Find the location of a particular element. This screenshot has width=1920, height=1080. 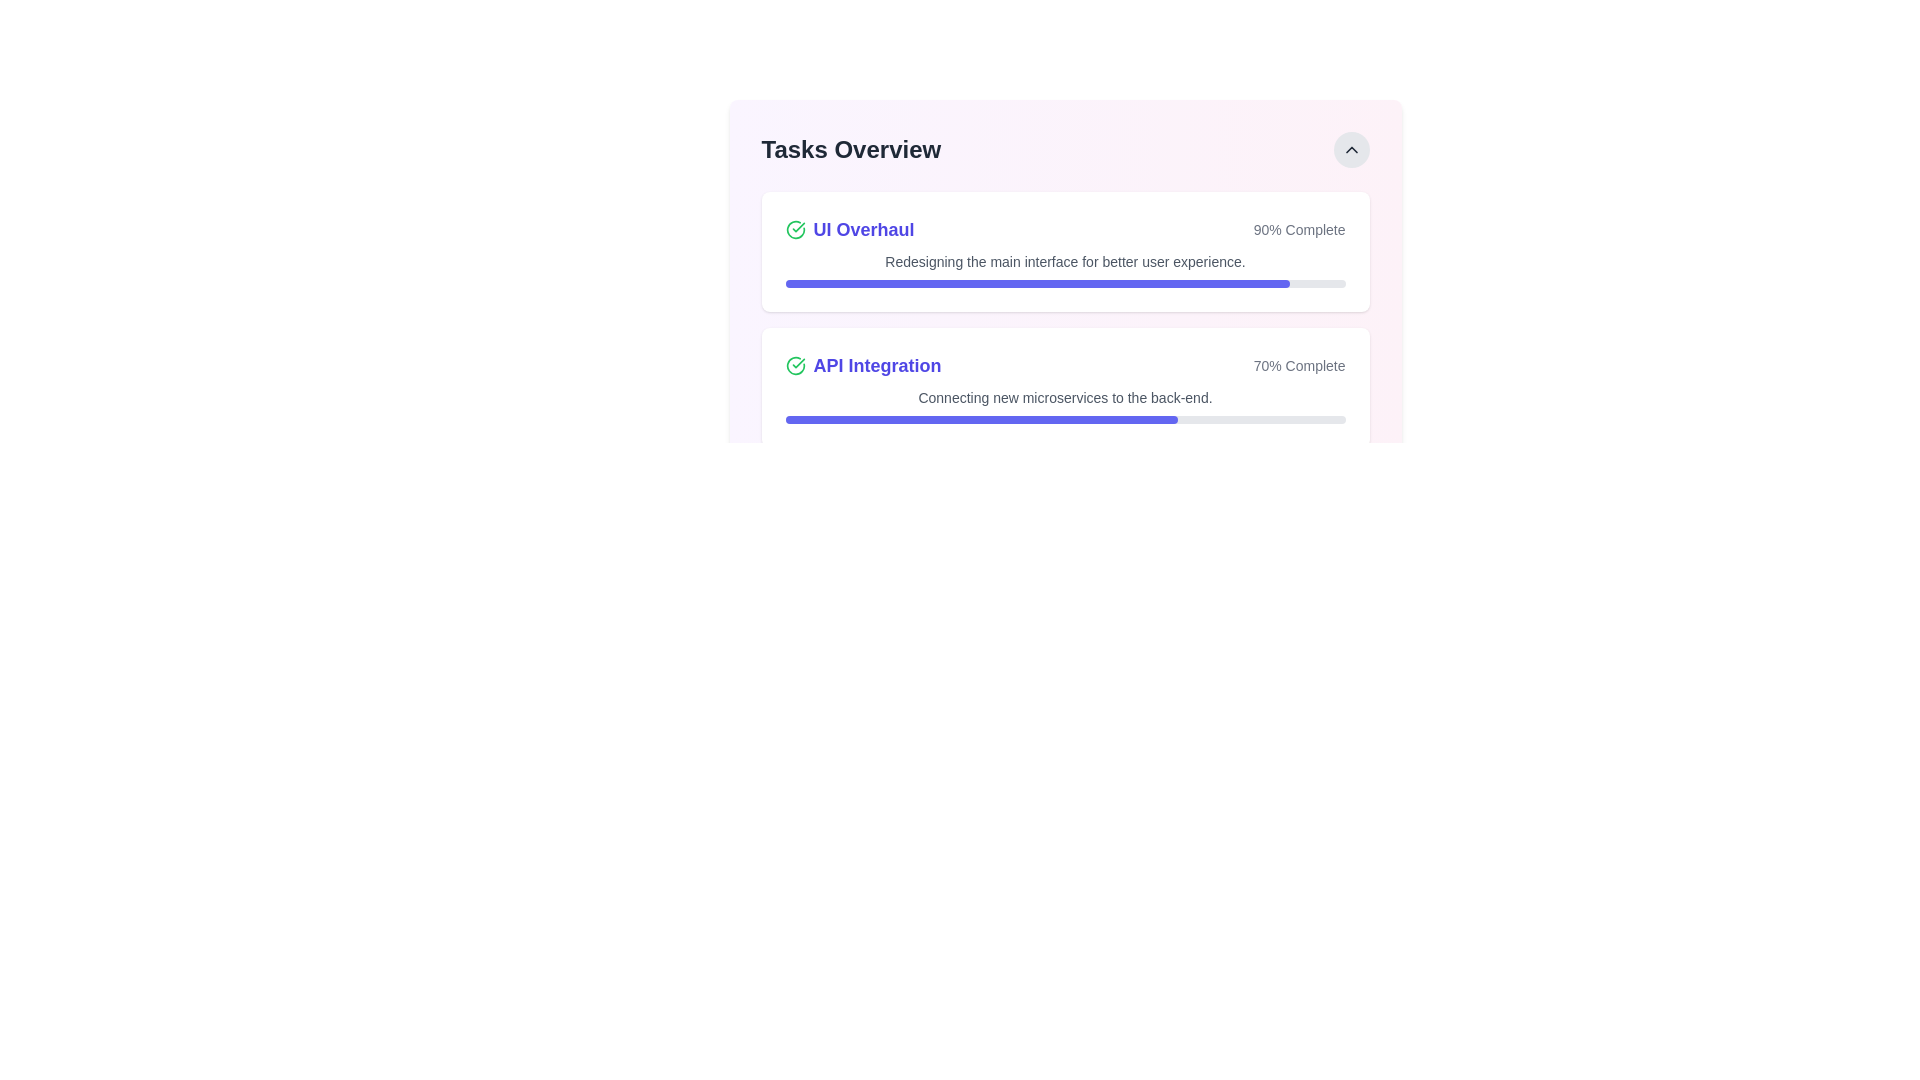

the circular green outline icon with a checkmark indicating a completed status, located to the left of the 'API Integration' text in the 'Tasks Overview' section is located at coordinates (794, 366).